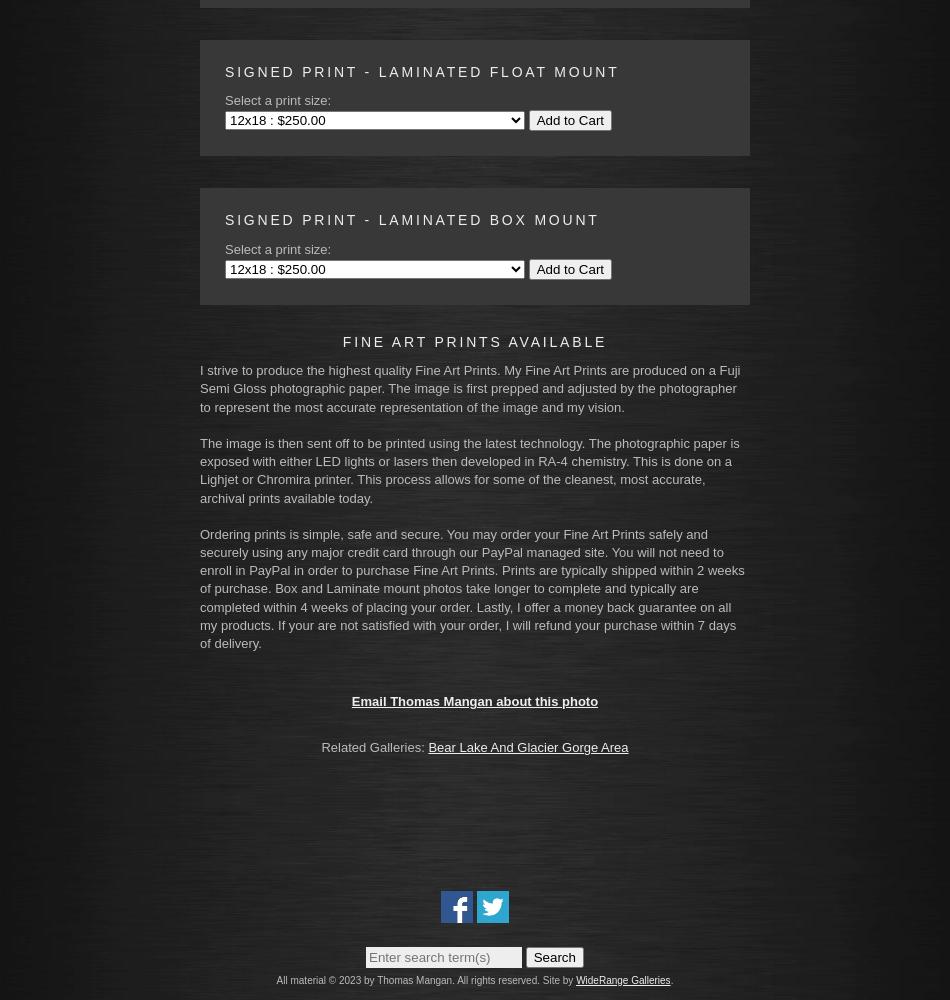 The width and height of the screenshot is (950, 1000). Describe the element at coordinates (350, 700) in the screenshot. I see `'Email Thomas Mangan about this photo'` at that location.